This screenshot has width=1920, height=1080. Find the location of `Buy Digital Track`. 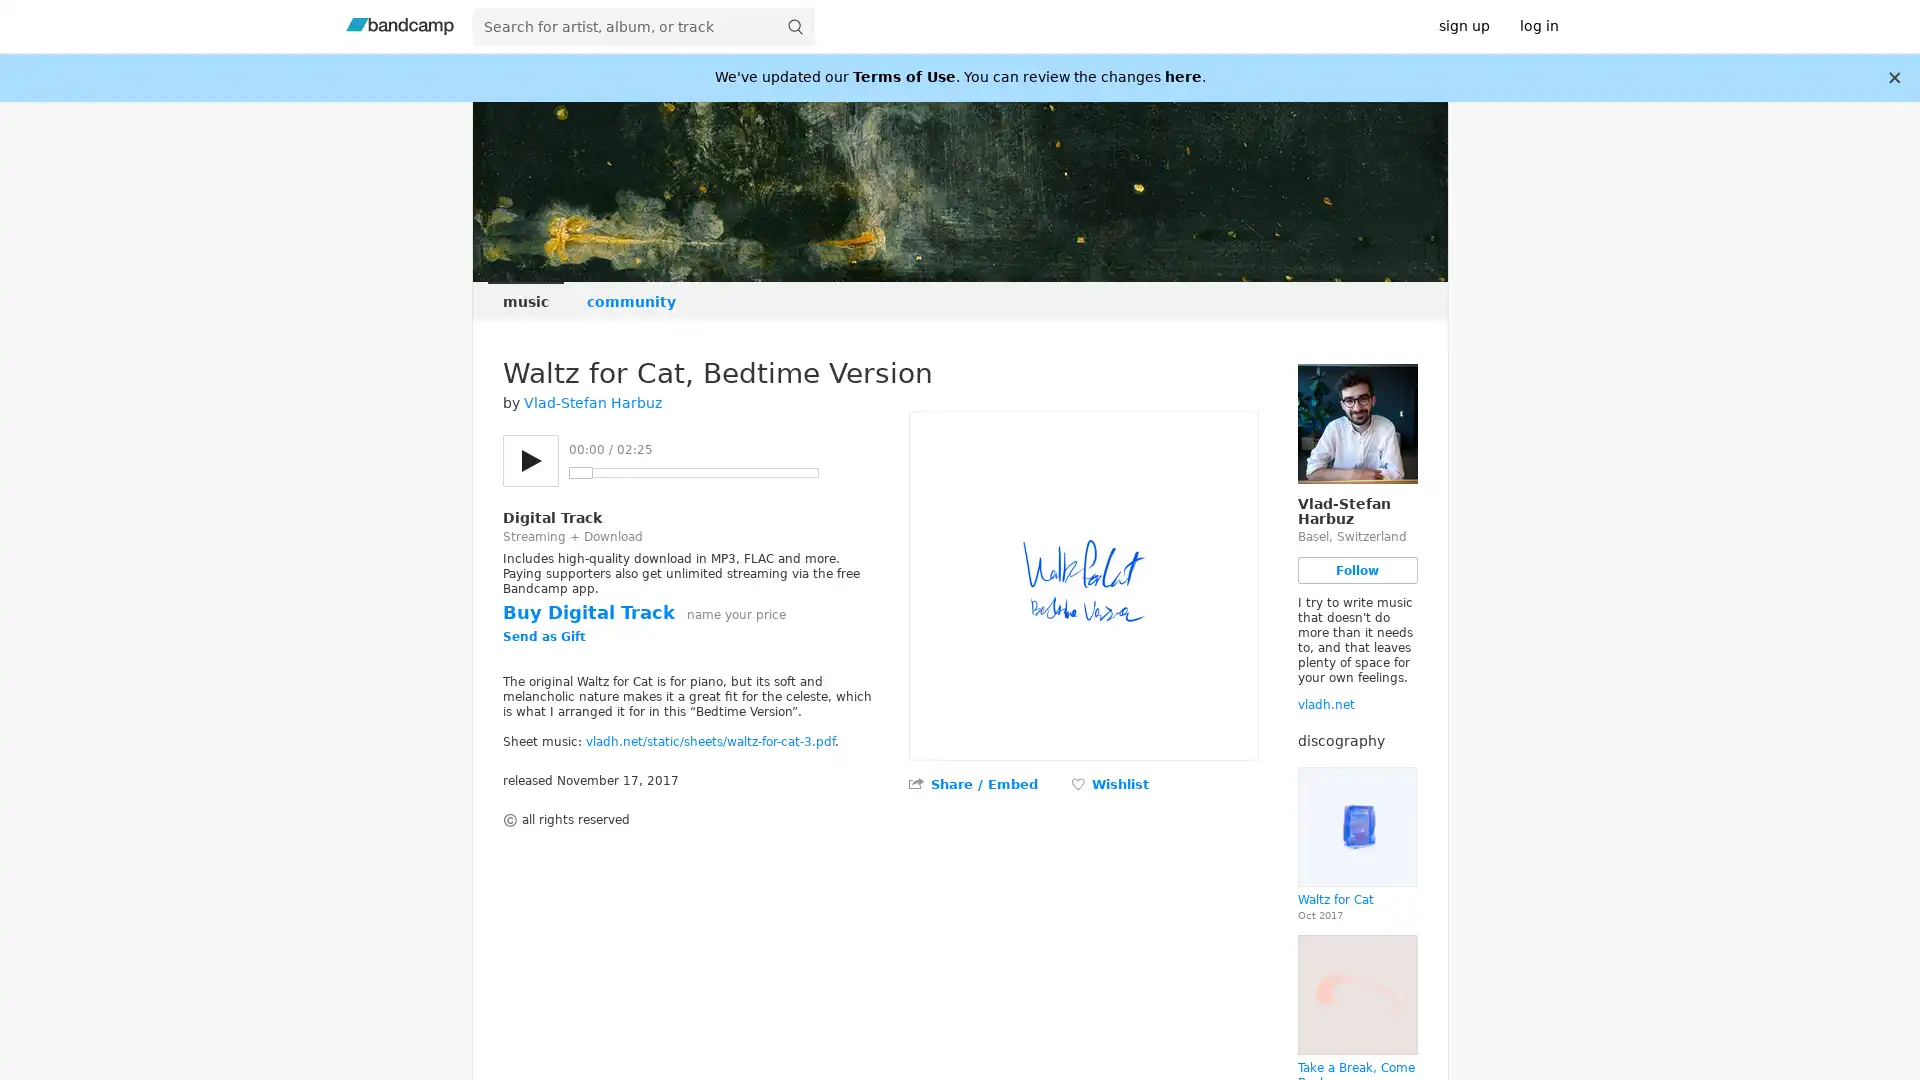

Buy Digital Track is located at coordinates (587, 612).